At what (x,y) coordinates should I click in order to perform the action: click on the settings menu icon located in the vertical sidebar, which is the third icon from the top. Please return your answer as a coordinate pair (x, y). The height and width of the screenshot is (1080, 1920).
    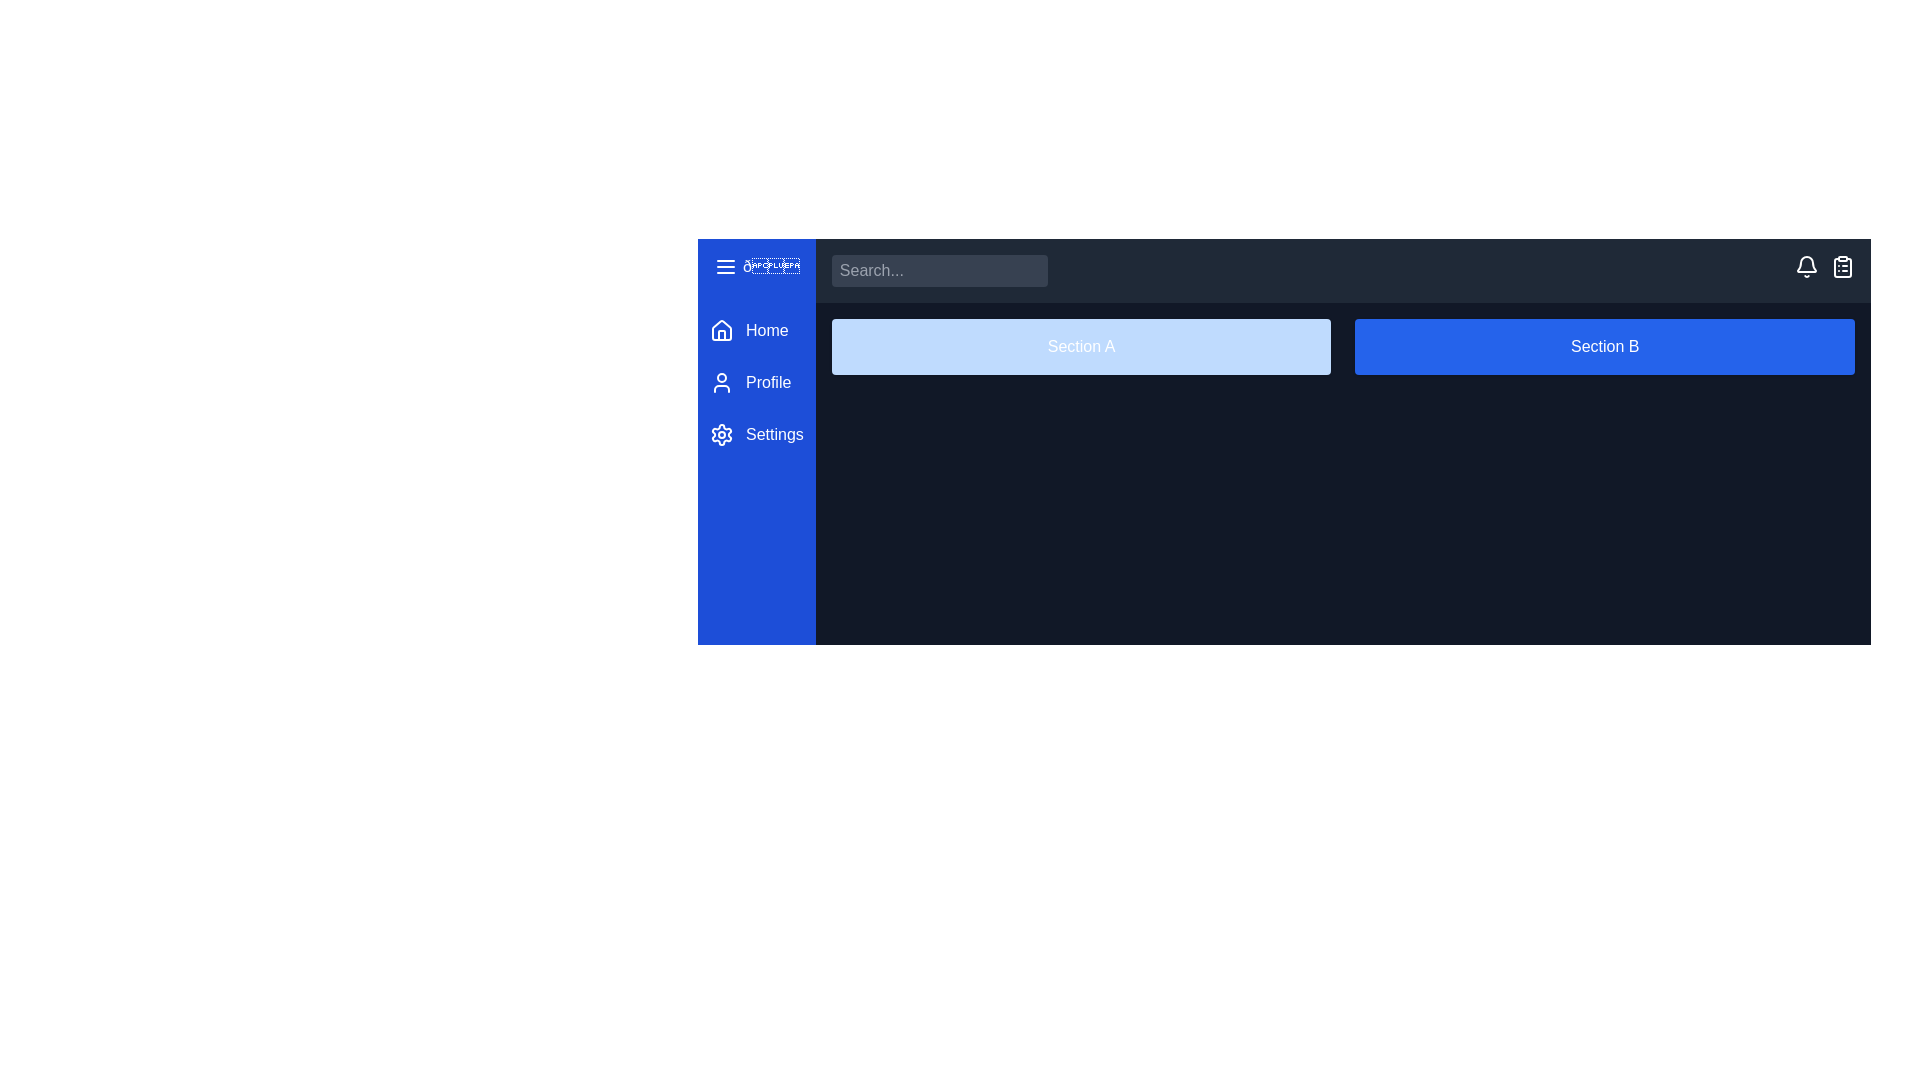
    Looking at the image, I should click on (720, 434).